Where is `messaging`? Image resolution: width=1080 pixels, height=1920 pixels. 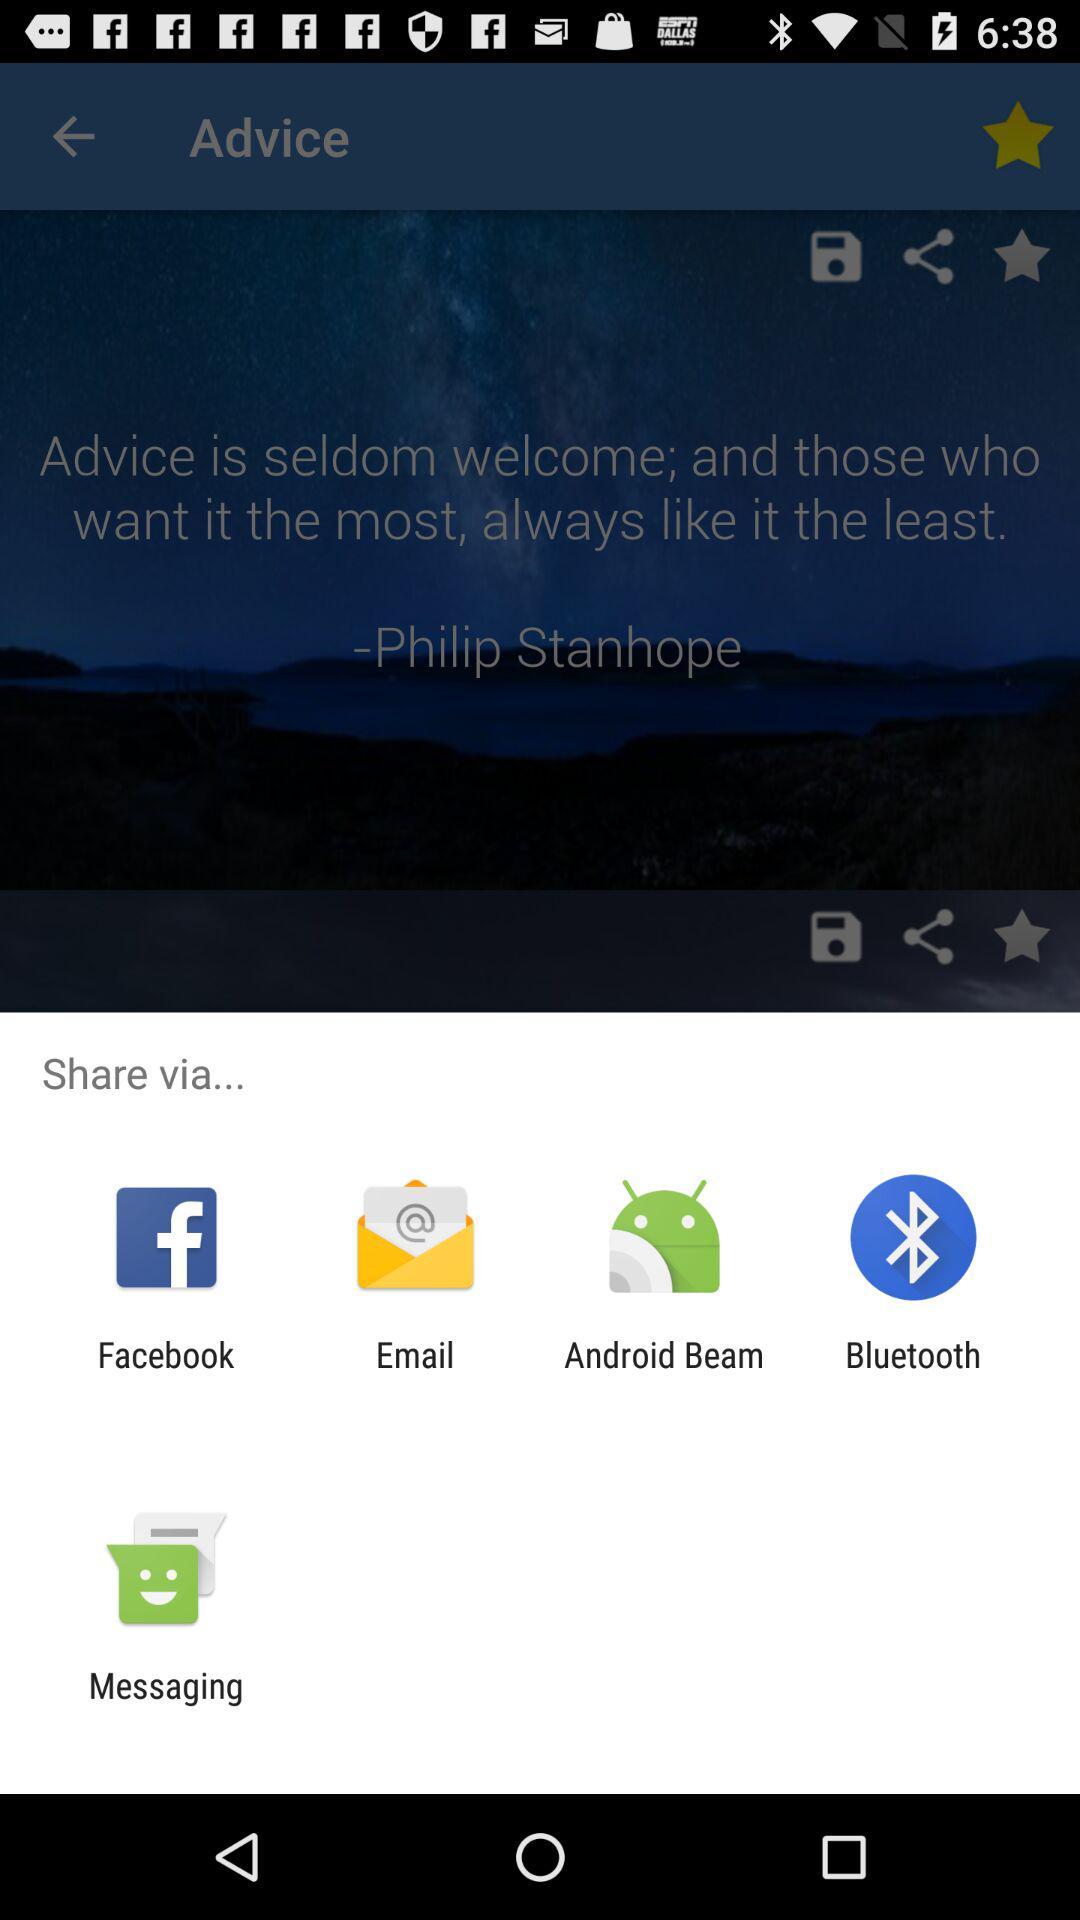
messaging is located at coordinates (165, 1705).